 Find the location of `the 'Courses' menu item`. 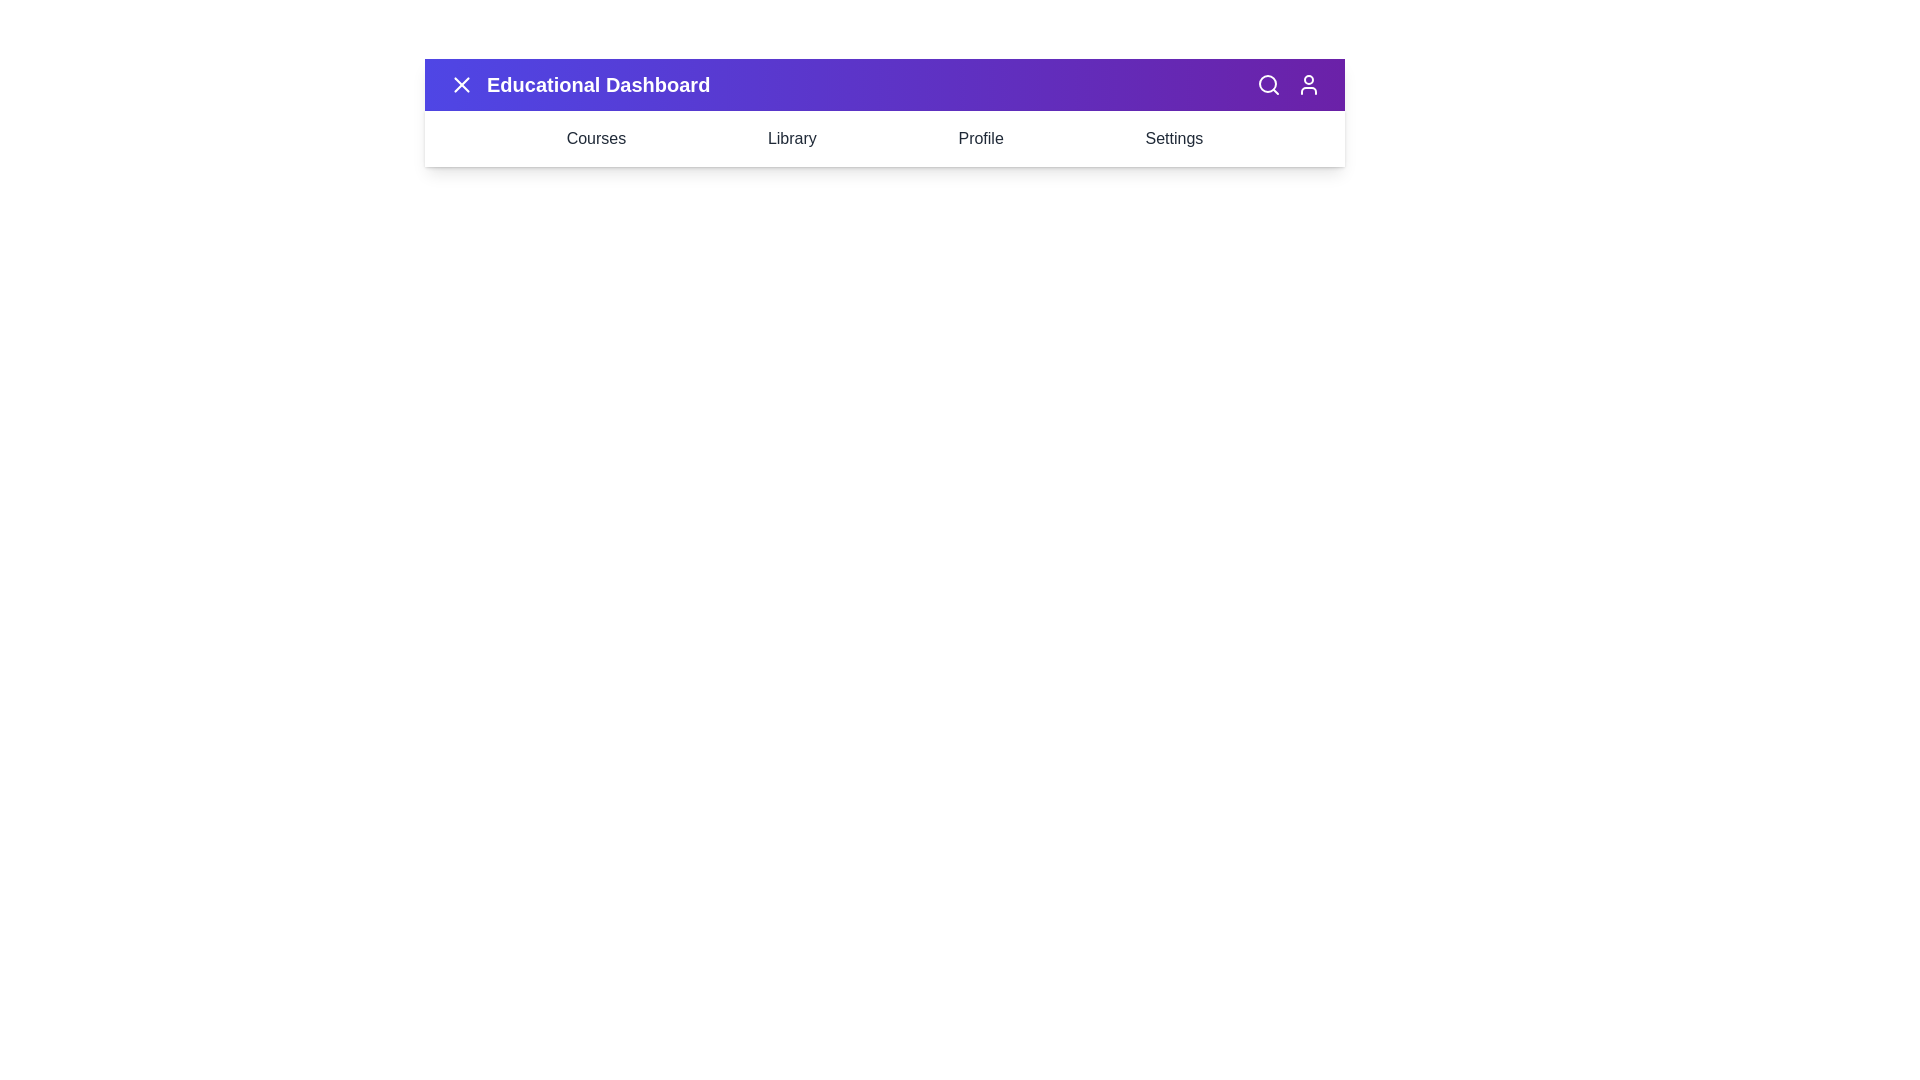

the 'Courses' menu item is located at coordinates (594, 137).